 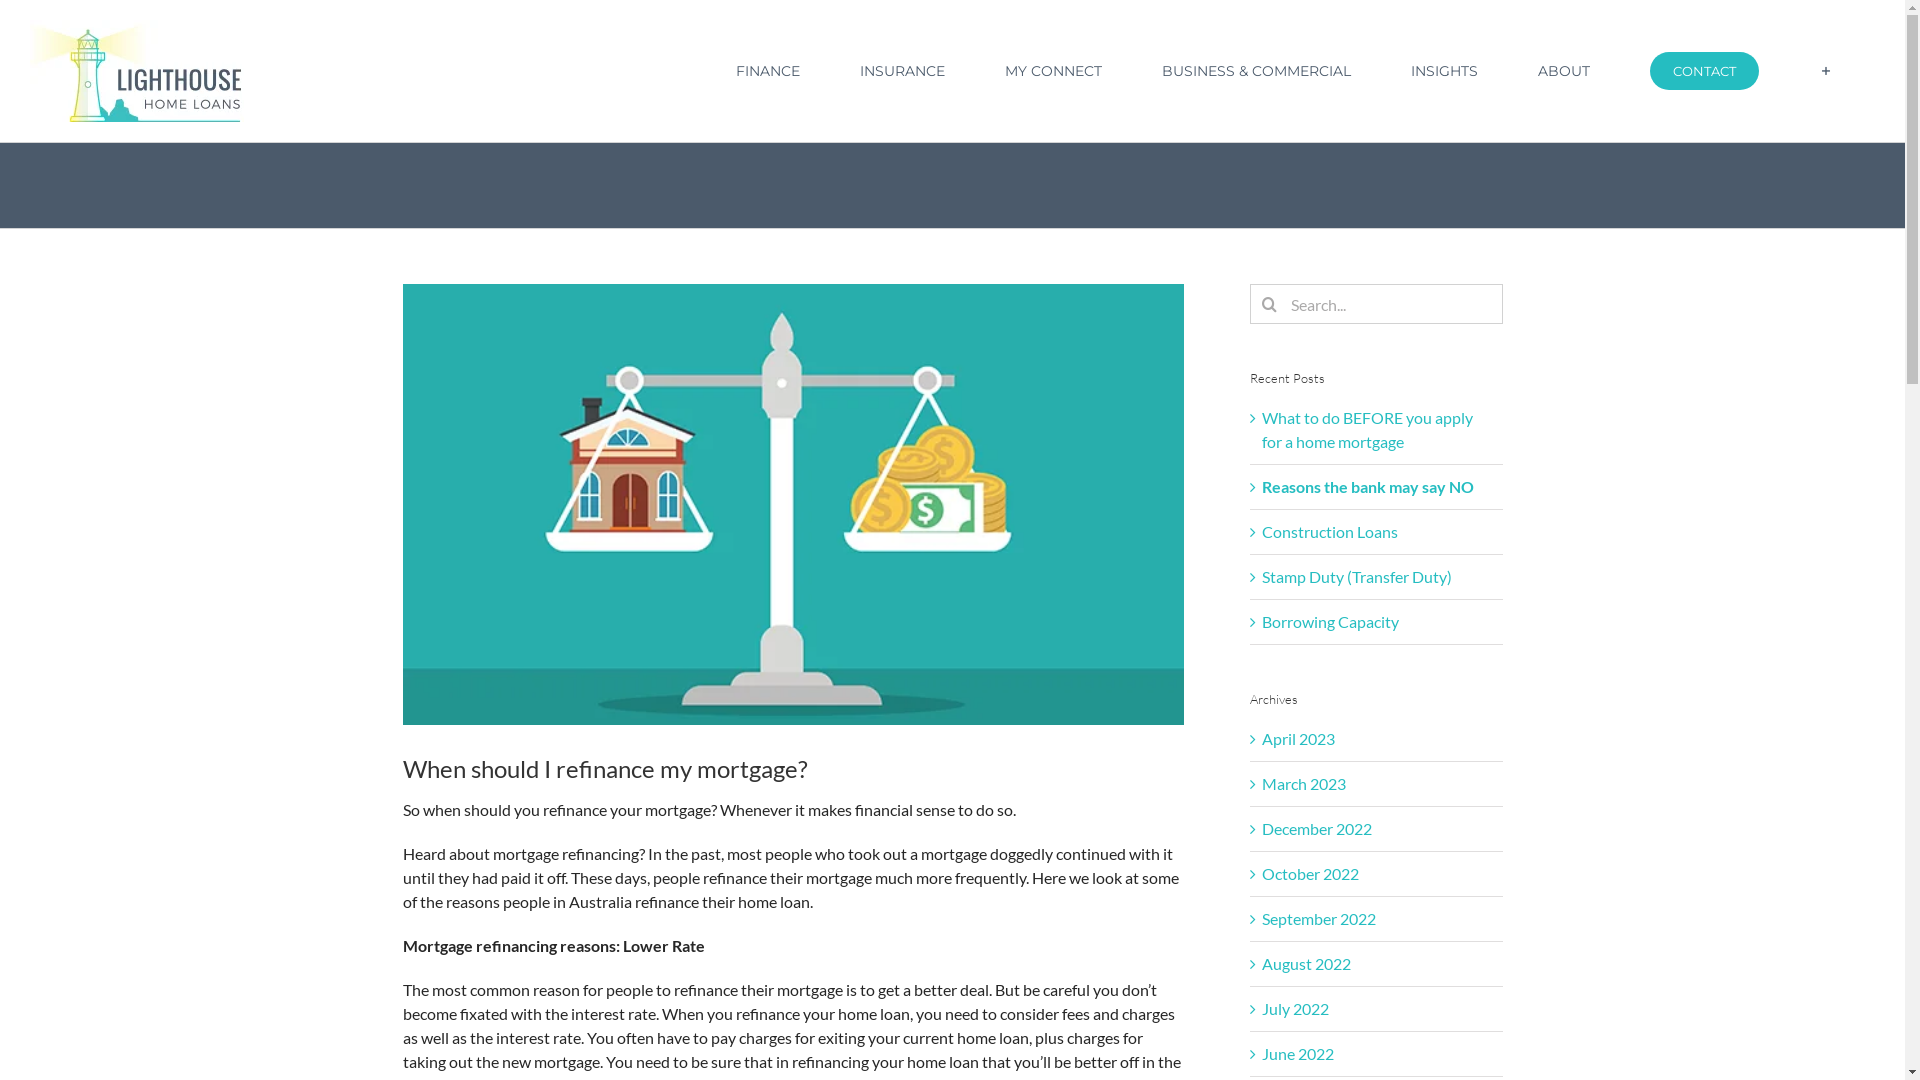 I want to click on 'December 2022', so click(x=1316, y=828).